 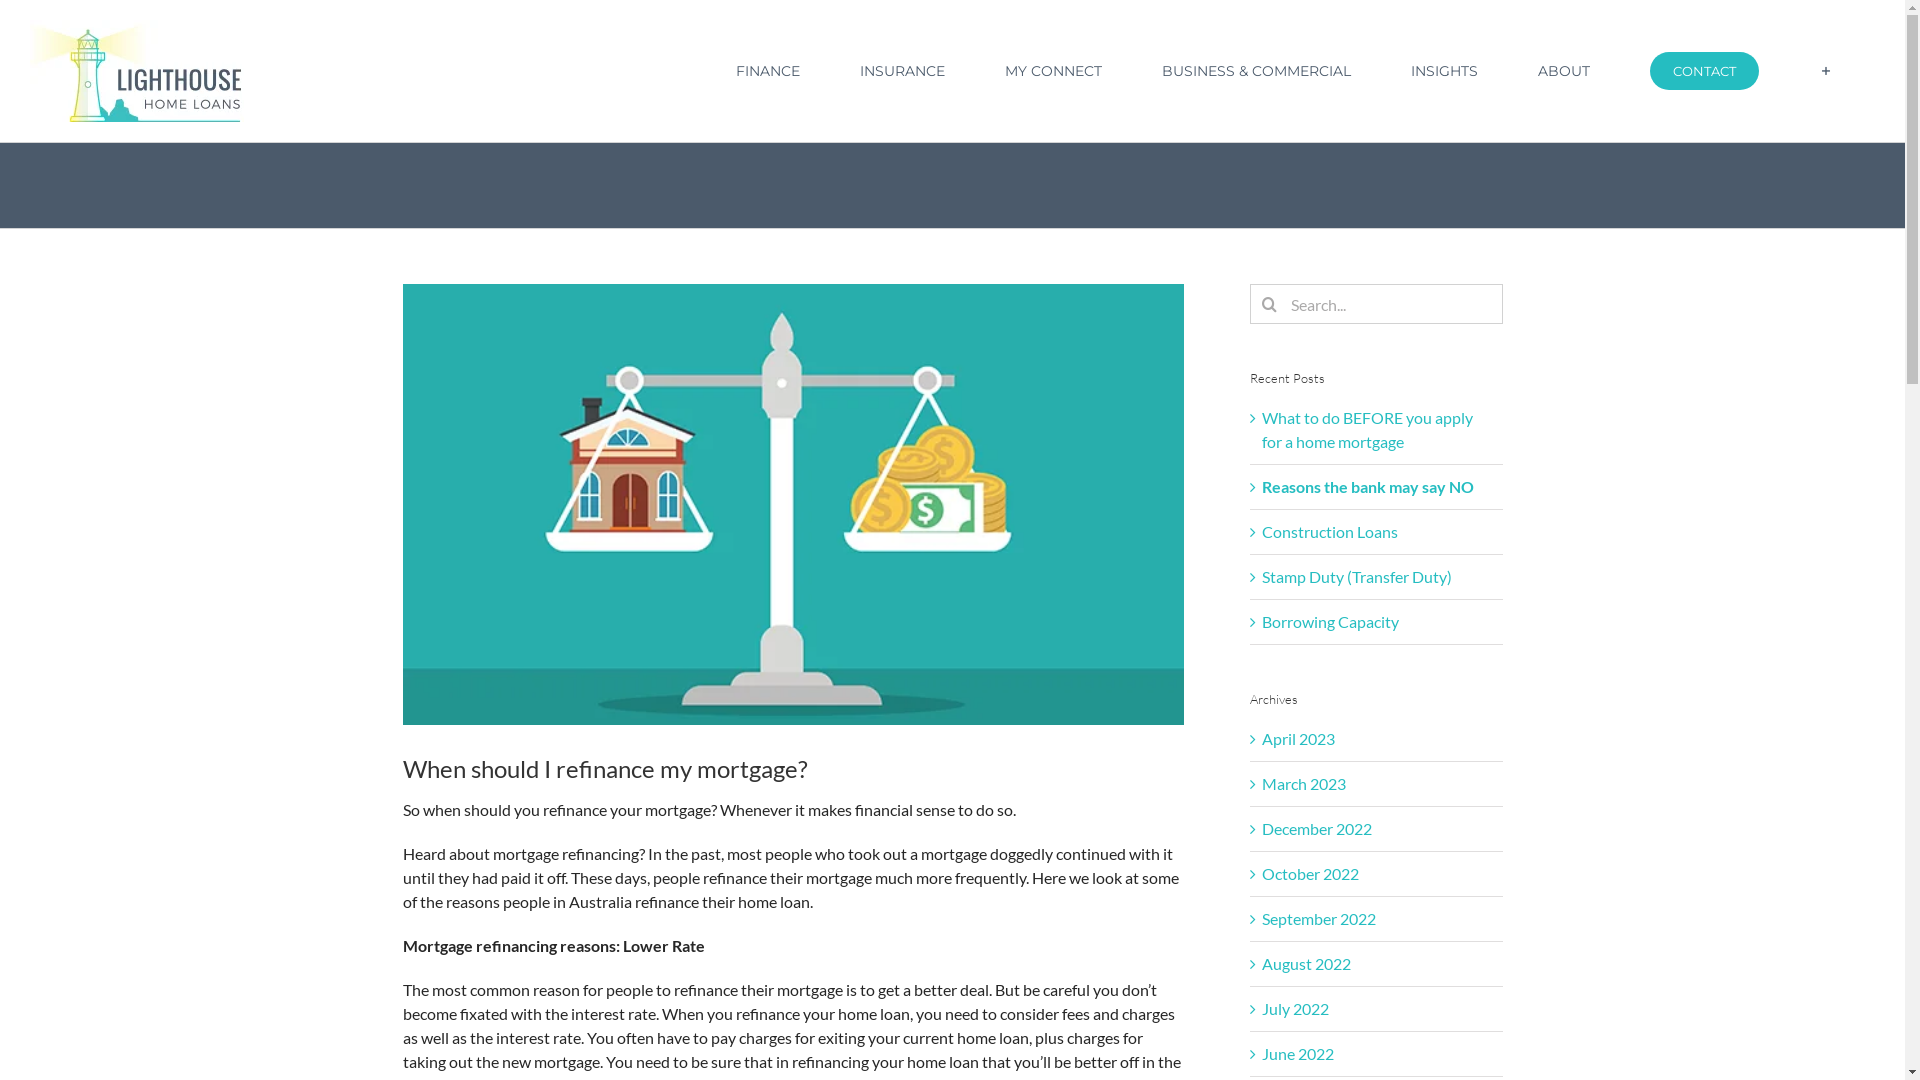 I want to click on 'December 2022', so click(x=1316, y=828).